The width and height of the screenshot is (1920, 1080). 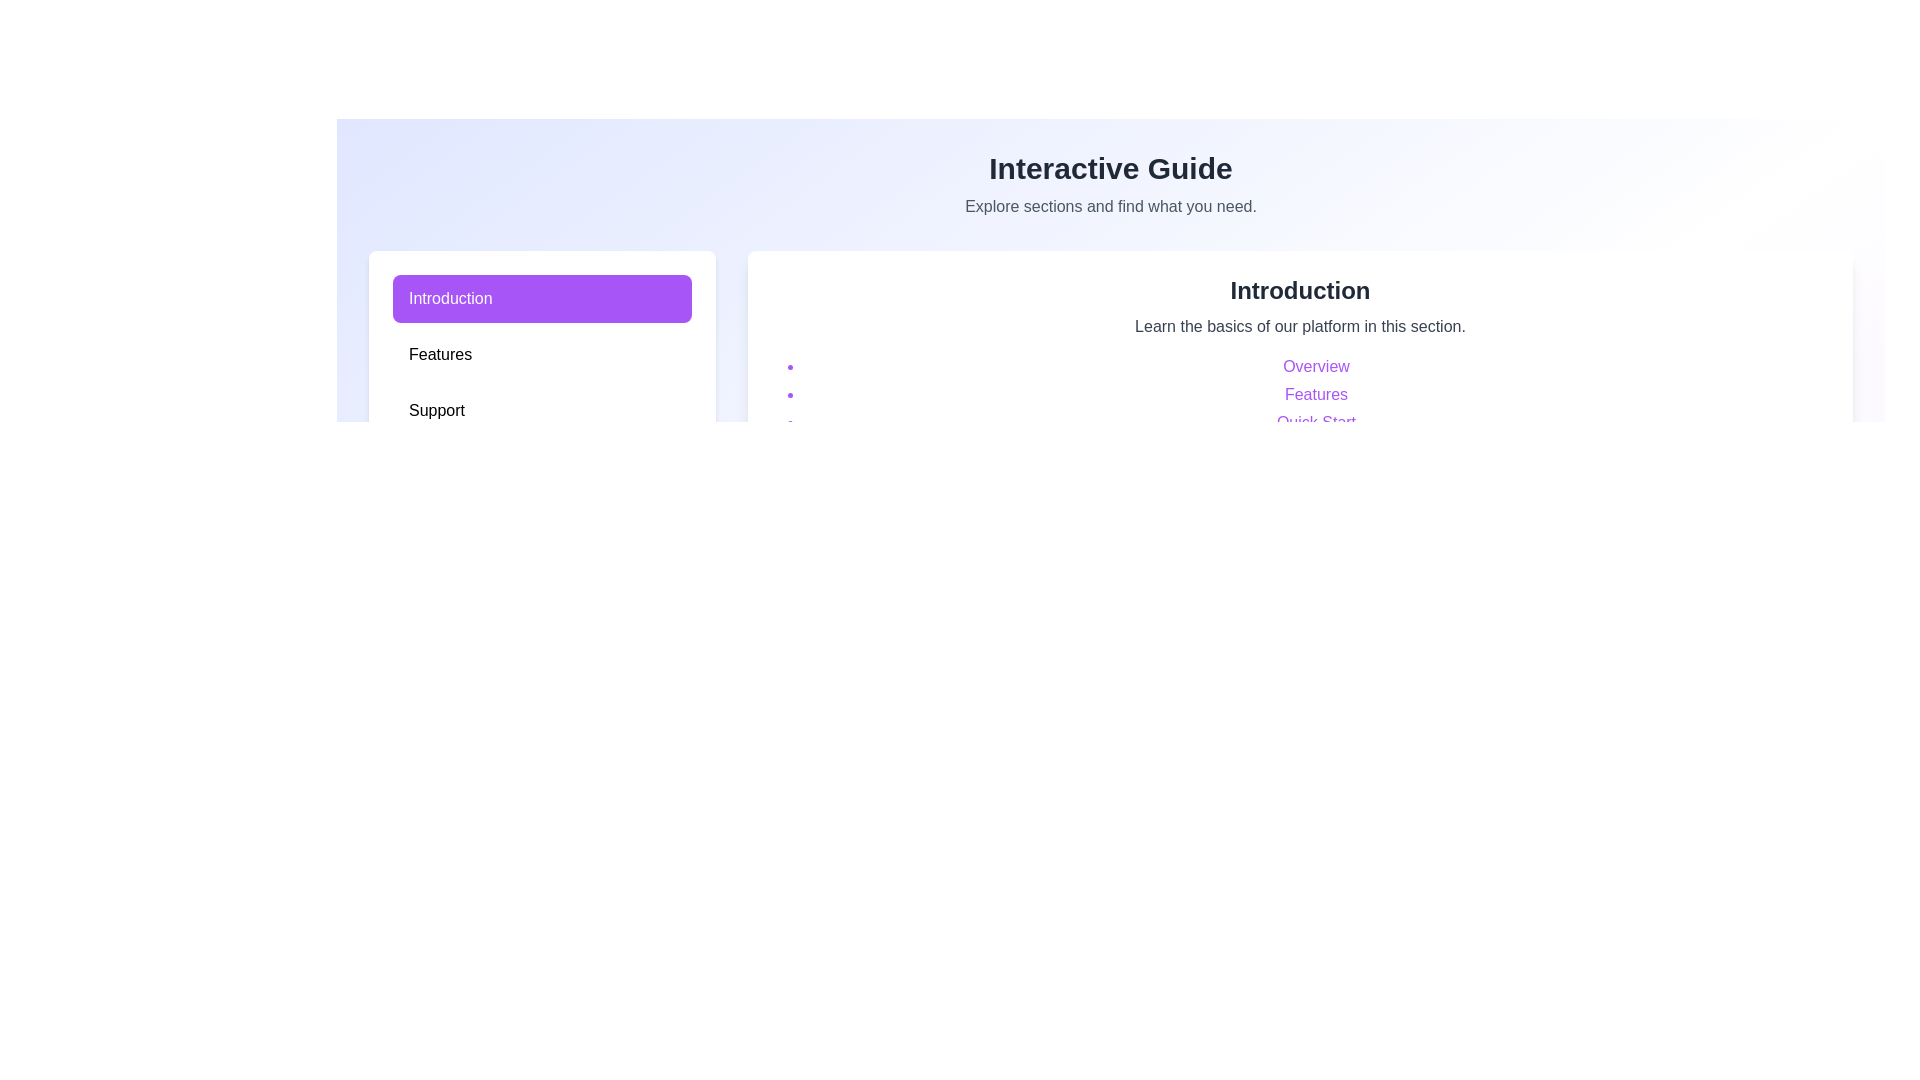 What do you see at coordinates (1300, 326) in the screenshot?
I see `the text label providing an introductory explanation below the 'Introduction' title` at bounding box center [1300, 326].